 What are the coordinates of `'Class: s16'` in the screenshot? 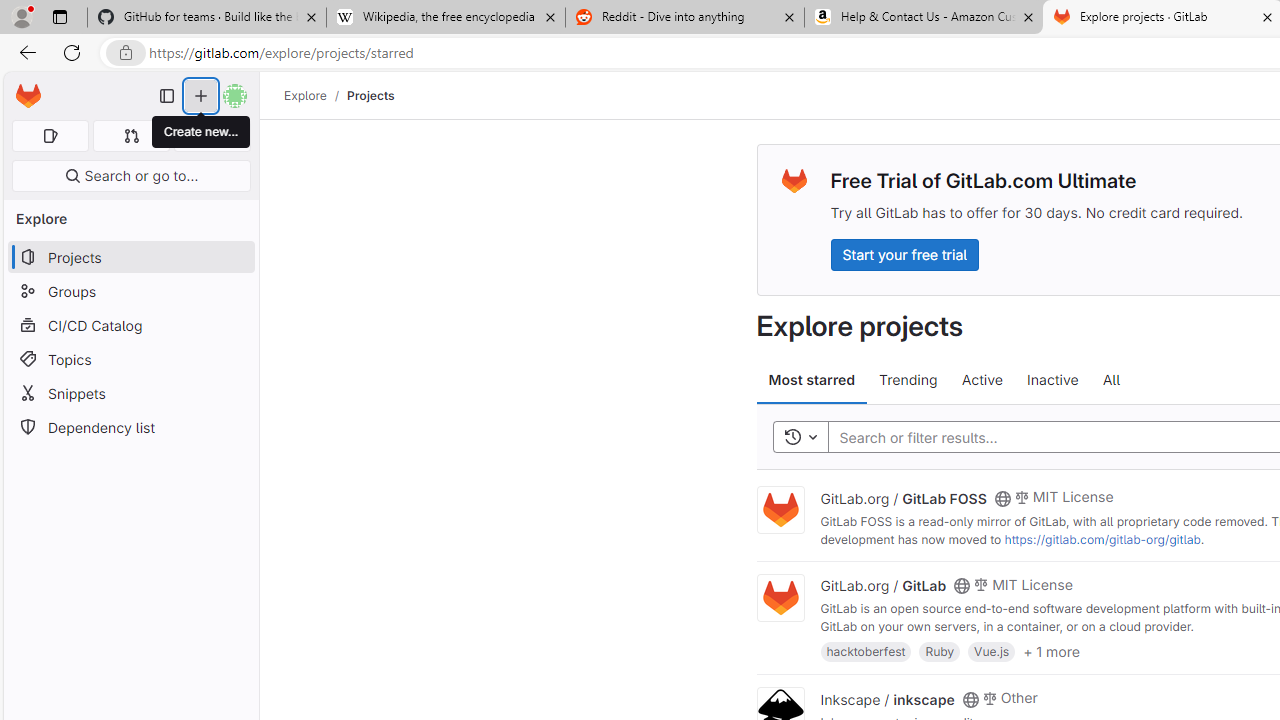 It's located at (970, 698).